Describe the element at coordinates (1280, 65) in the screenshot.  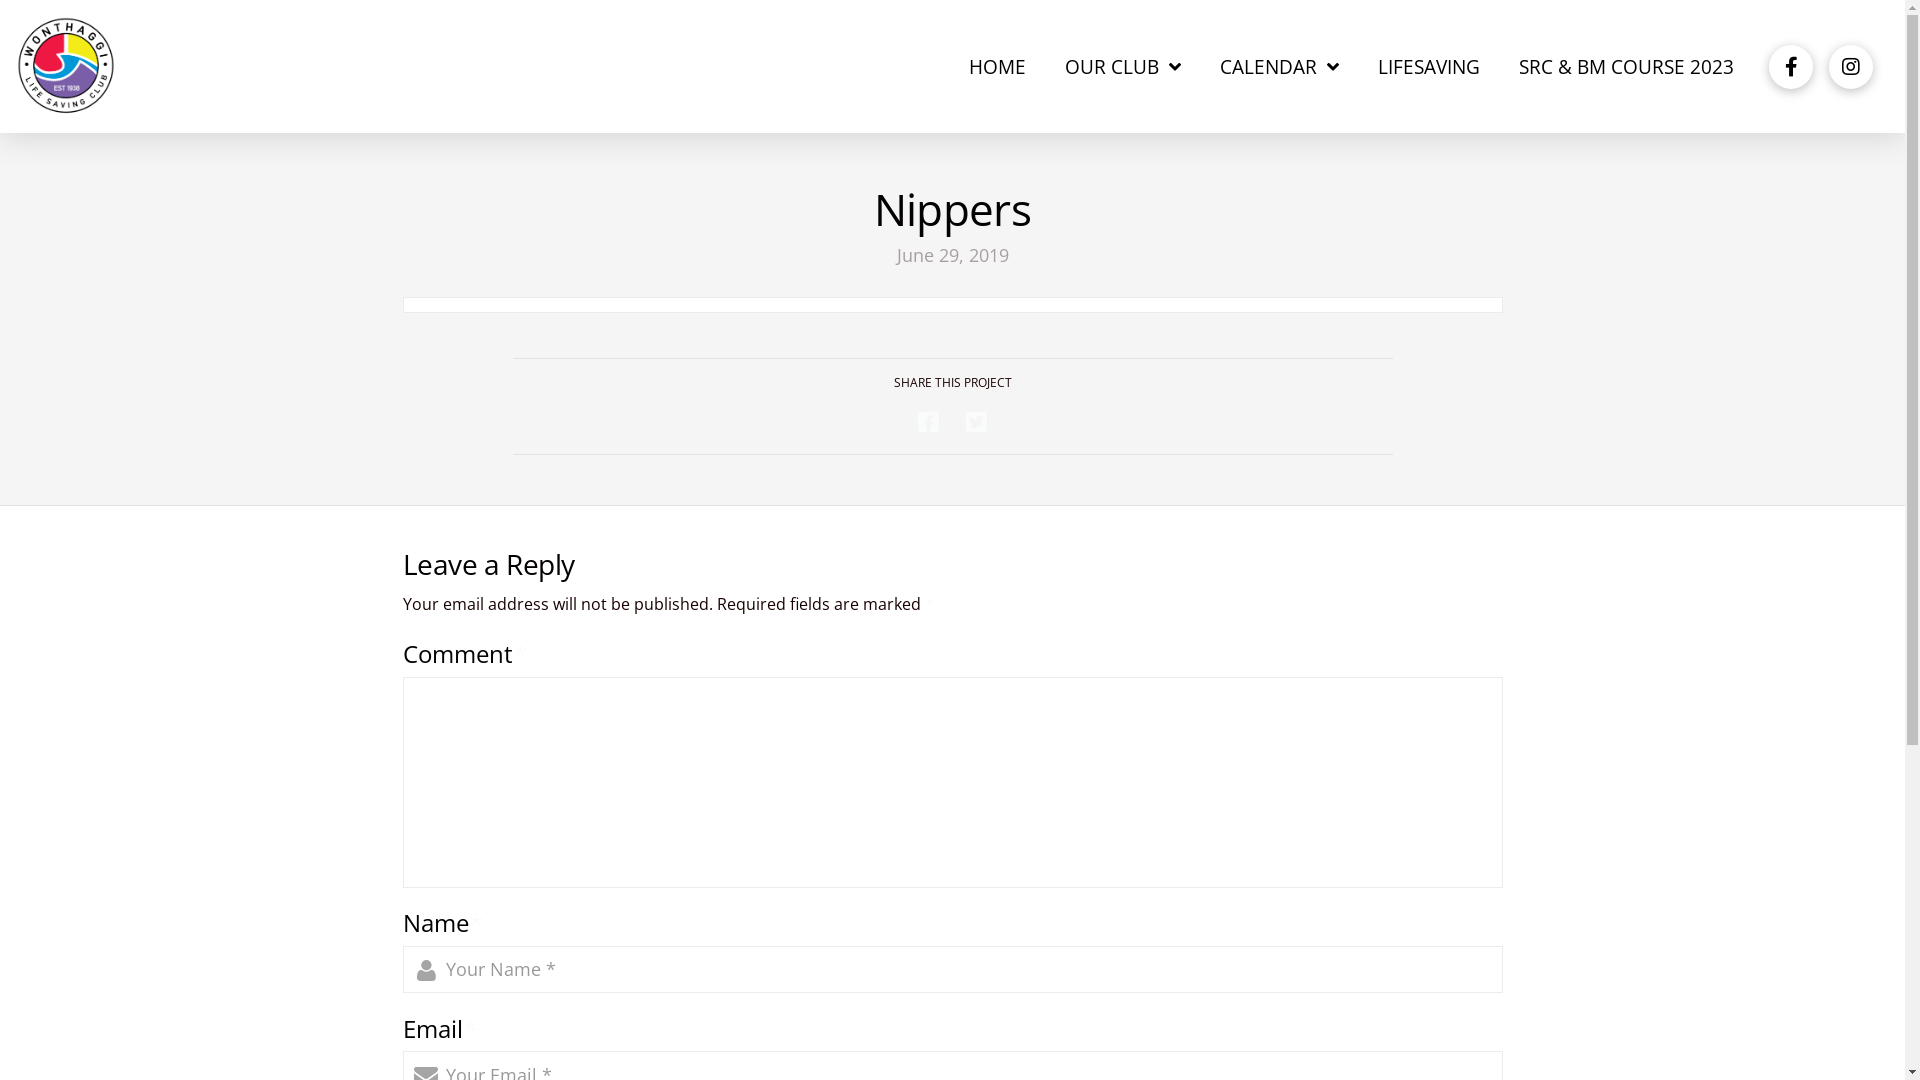
I see `'CALENDAR'` at that location.